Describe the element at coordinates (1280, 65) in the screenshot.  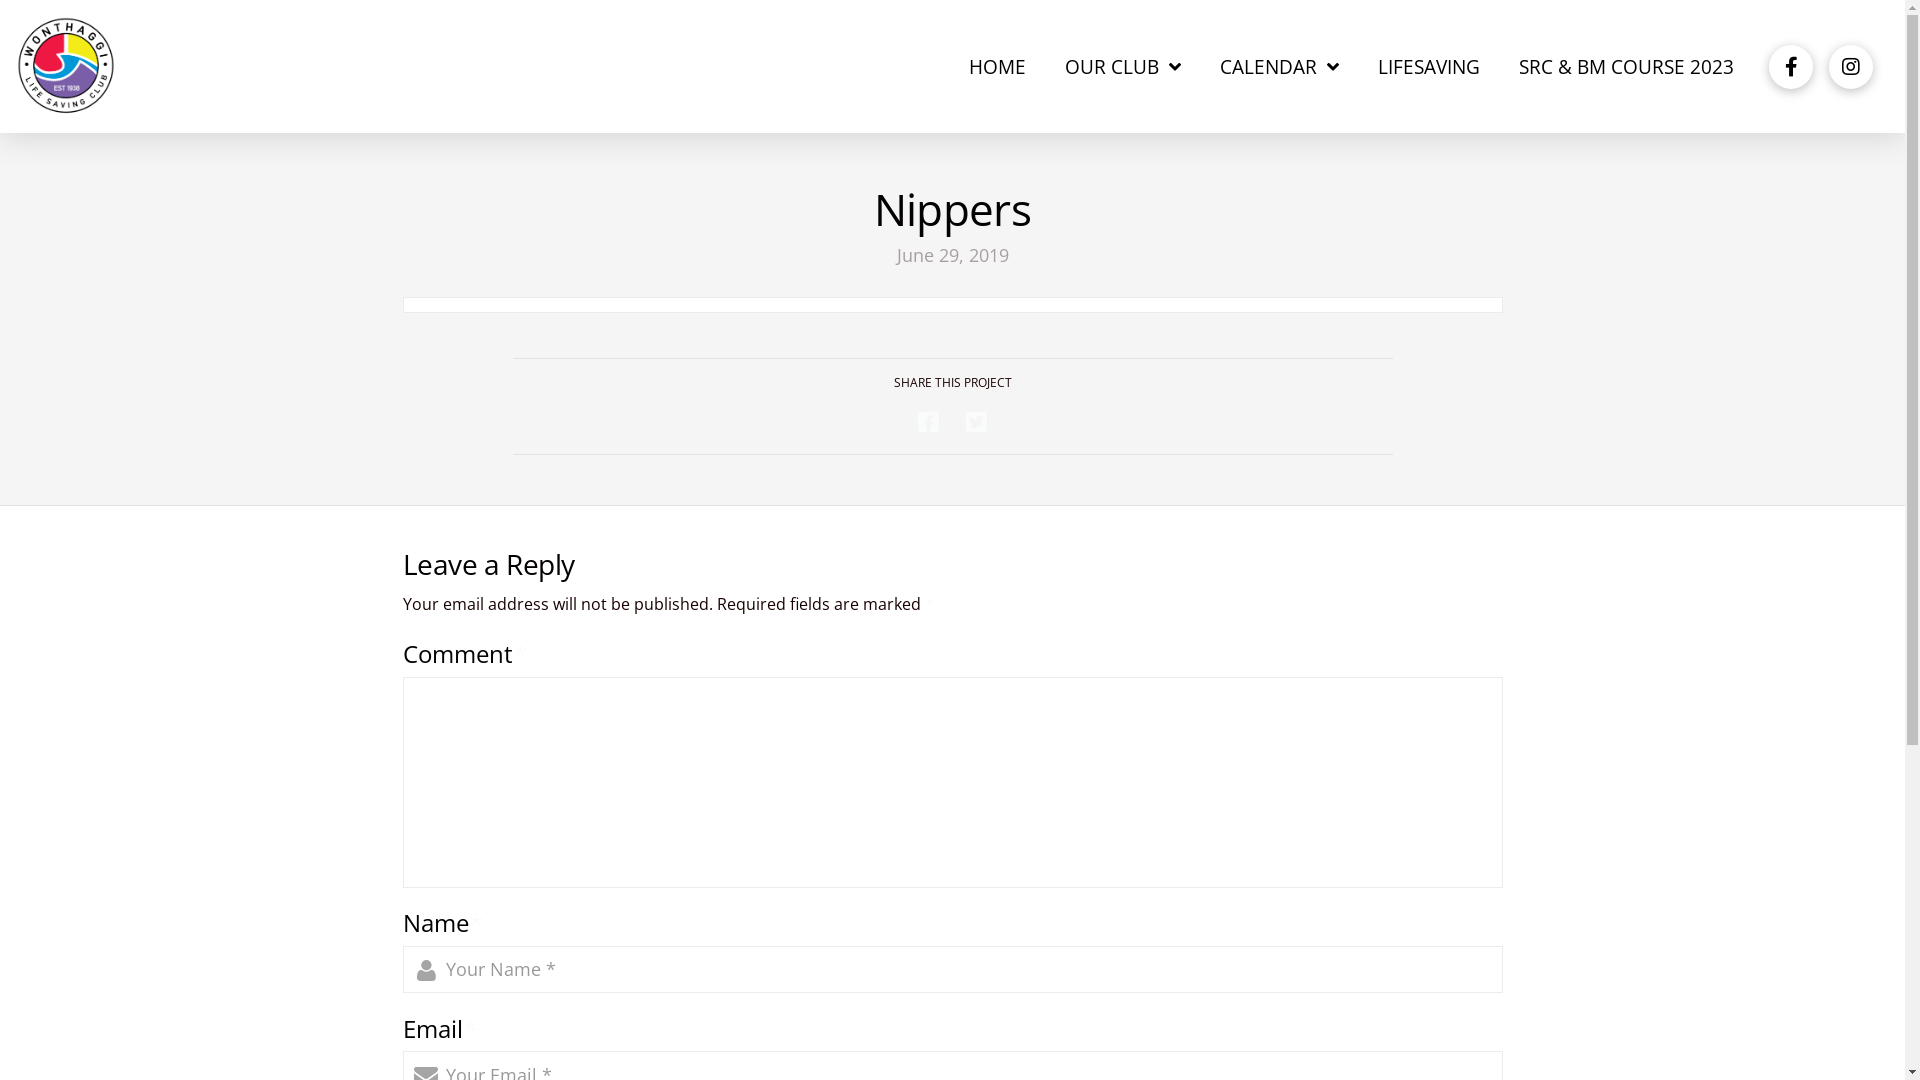
I see `'CALENDAR'` at that location.